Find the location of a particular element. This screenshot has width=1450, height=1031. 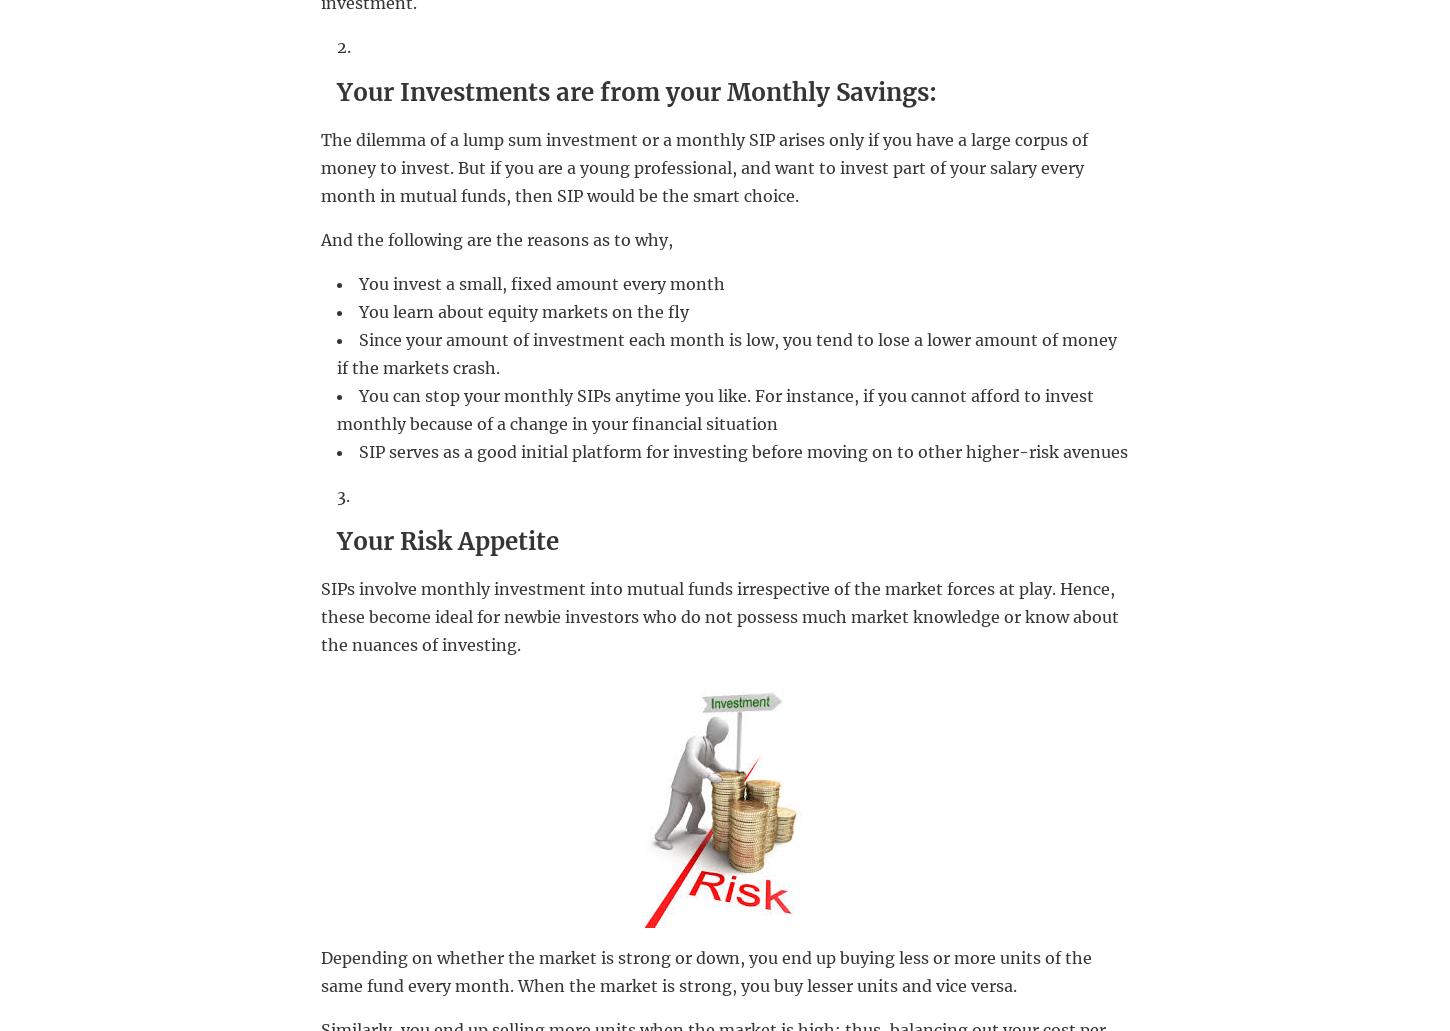

'Here is something Interesting –' is located at coordinates (460, 562).